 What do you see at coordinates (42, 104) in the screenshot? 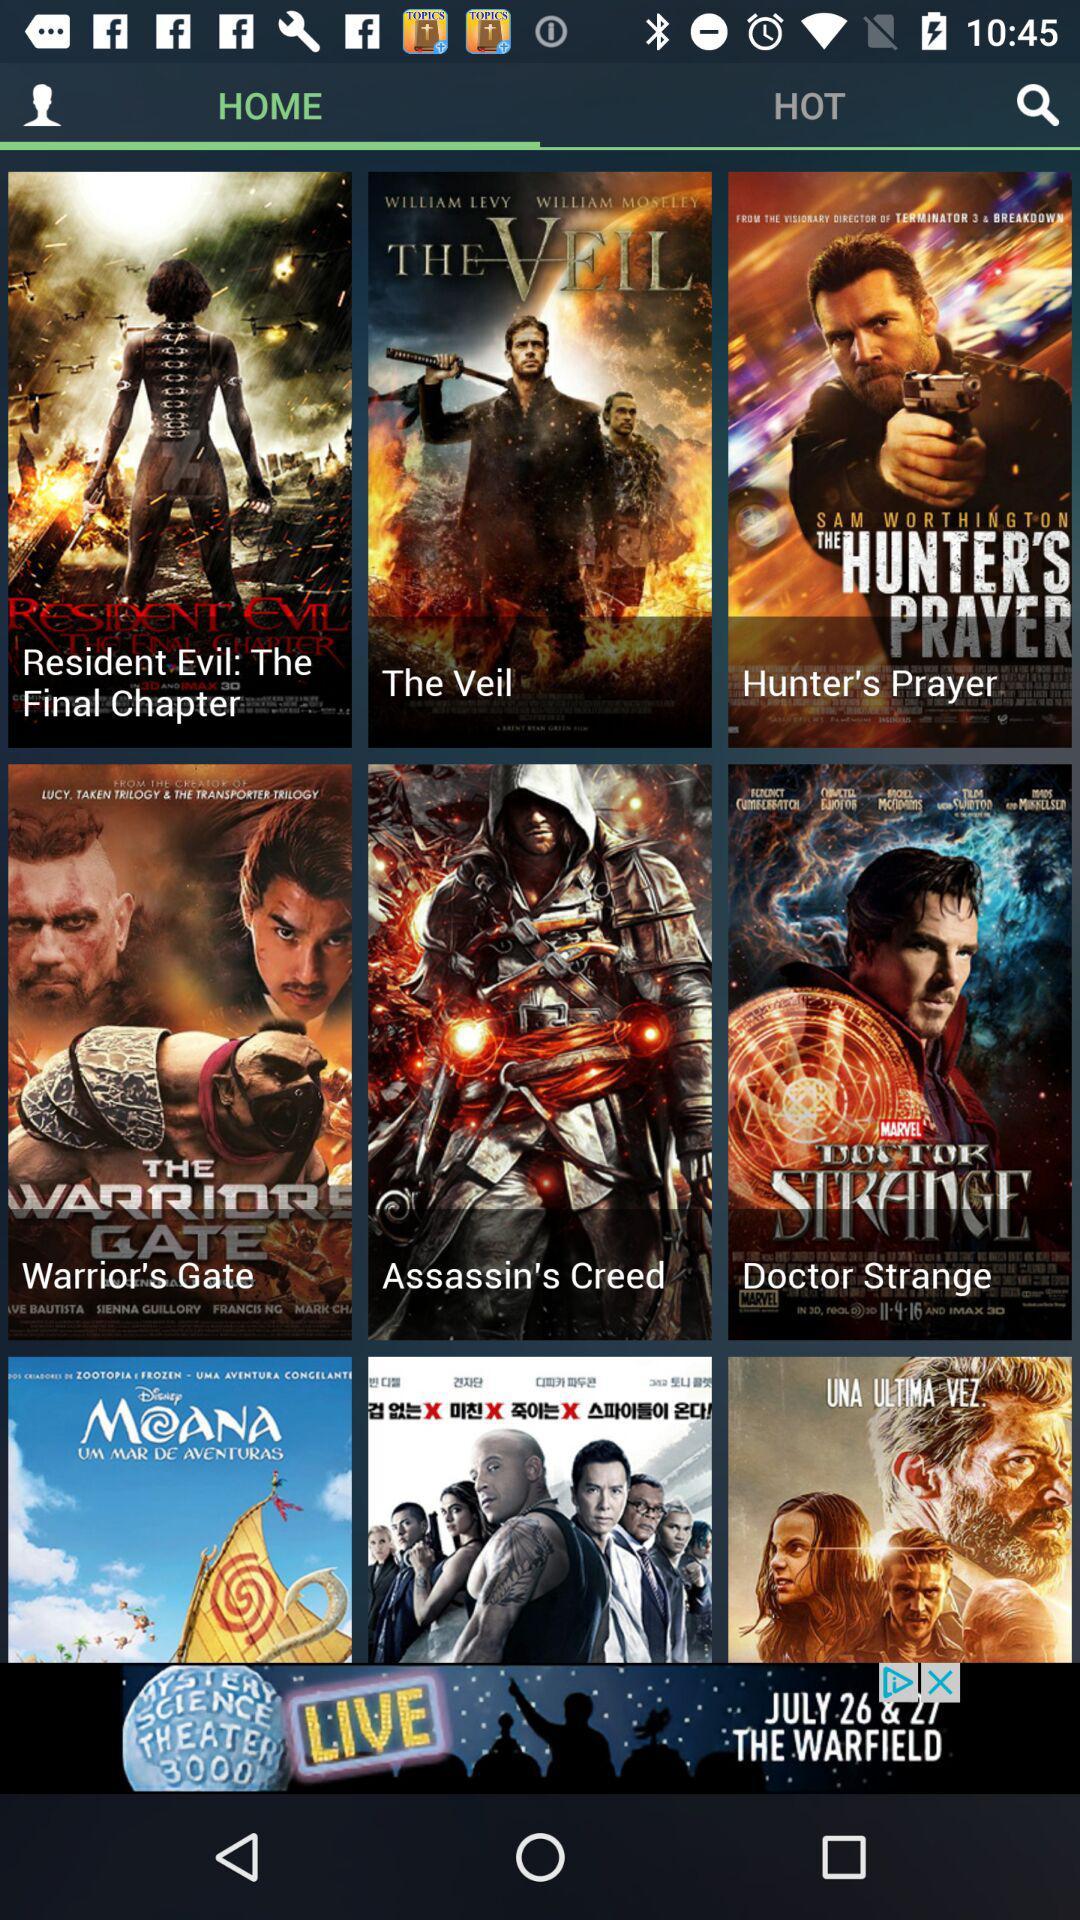
I see `profile tab` at bounding box center [42, 104].